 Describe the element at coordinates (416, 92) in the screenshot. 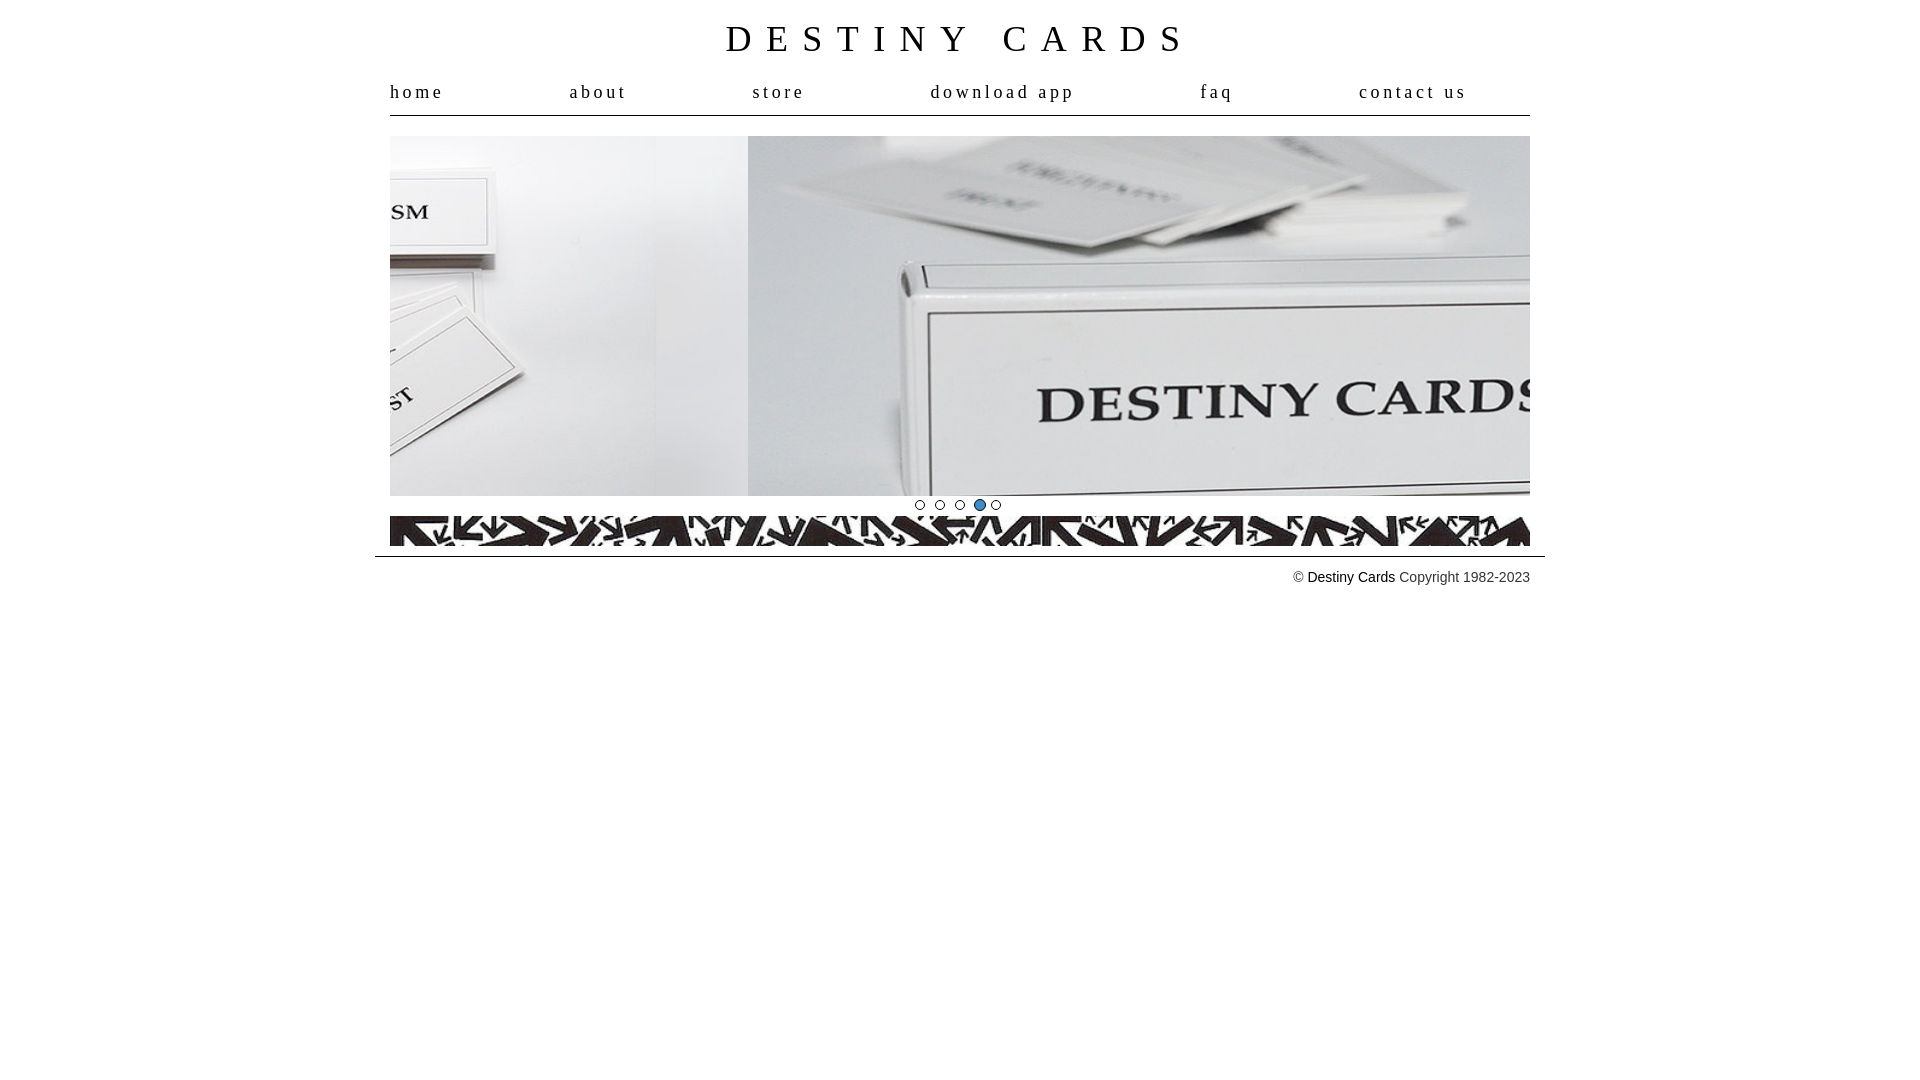

I see `'home'` at that location.